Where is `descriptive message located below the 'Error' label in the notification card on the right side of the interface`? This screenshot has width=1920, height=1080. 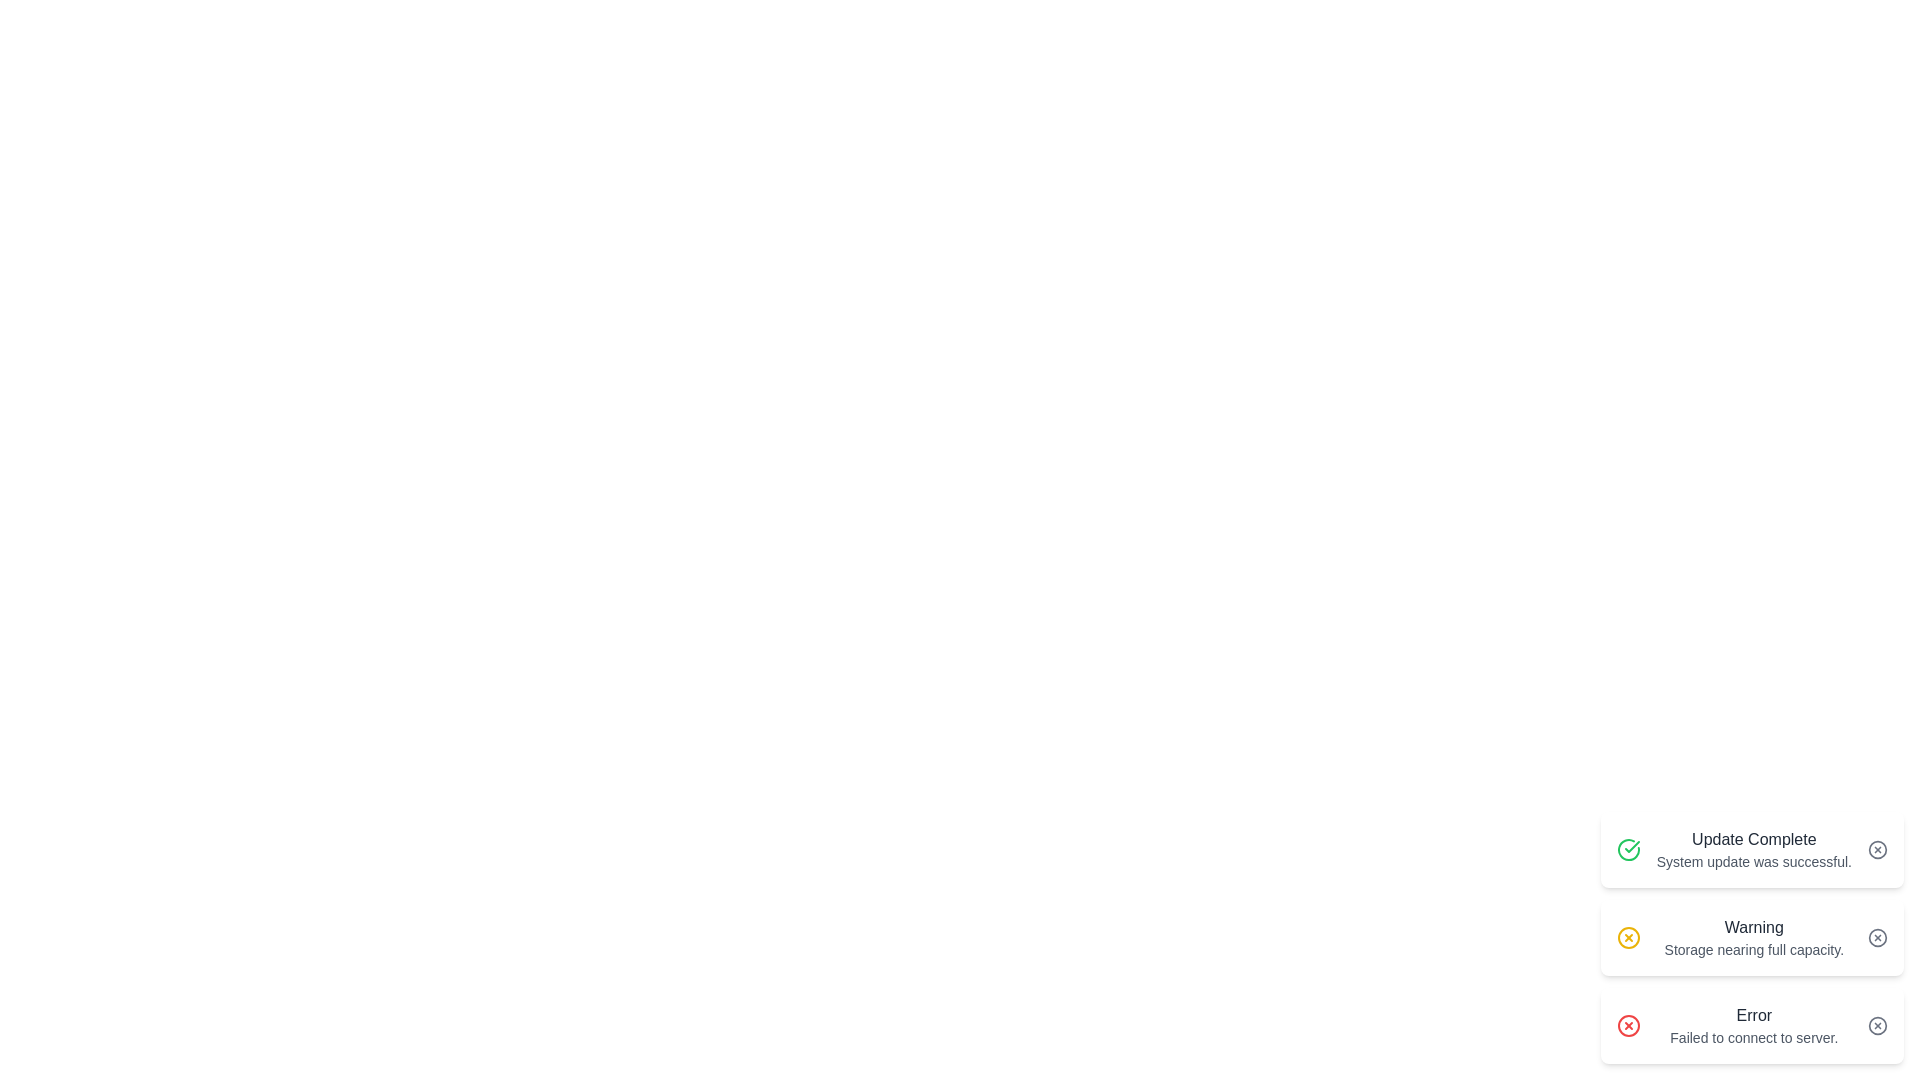
descriptive message located below the 'Error' label in the notification card on the right side of the interface is located at coordinates (1753, 1036).